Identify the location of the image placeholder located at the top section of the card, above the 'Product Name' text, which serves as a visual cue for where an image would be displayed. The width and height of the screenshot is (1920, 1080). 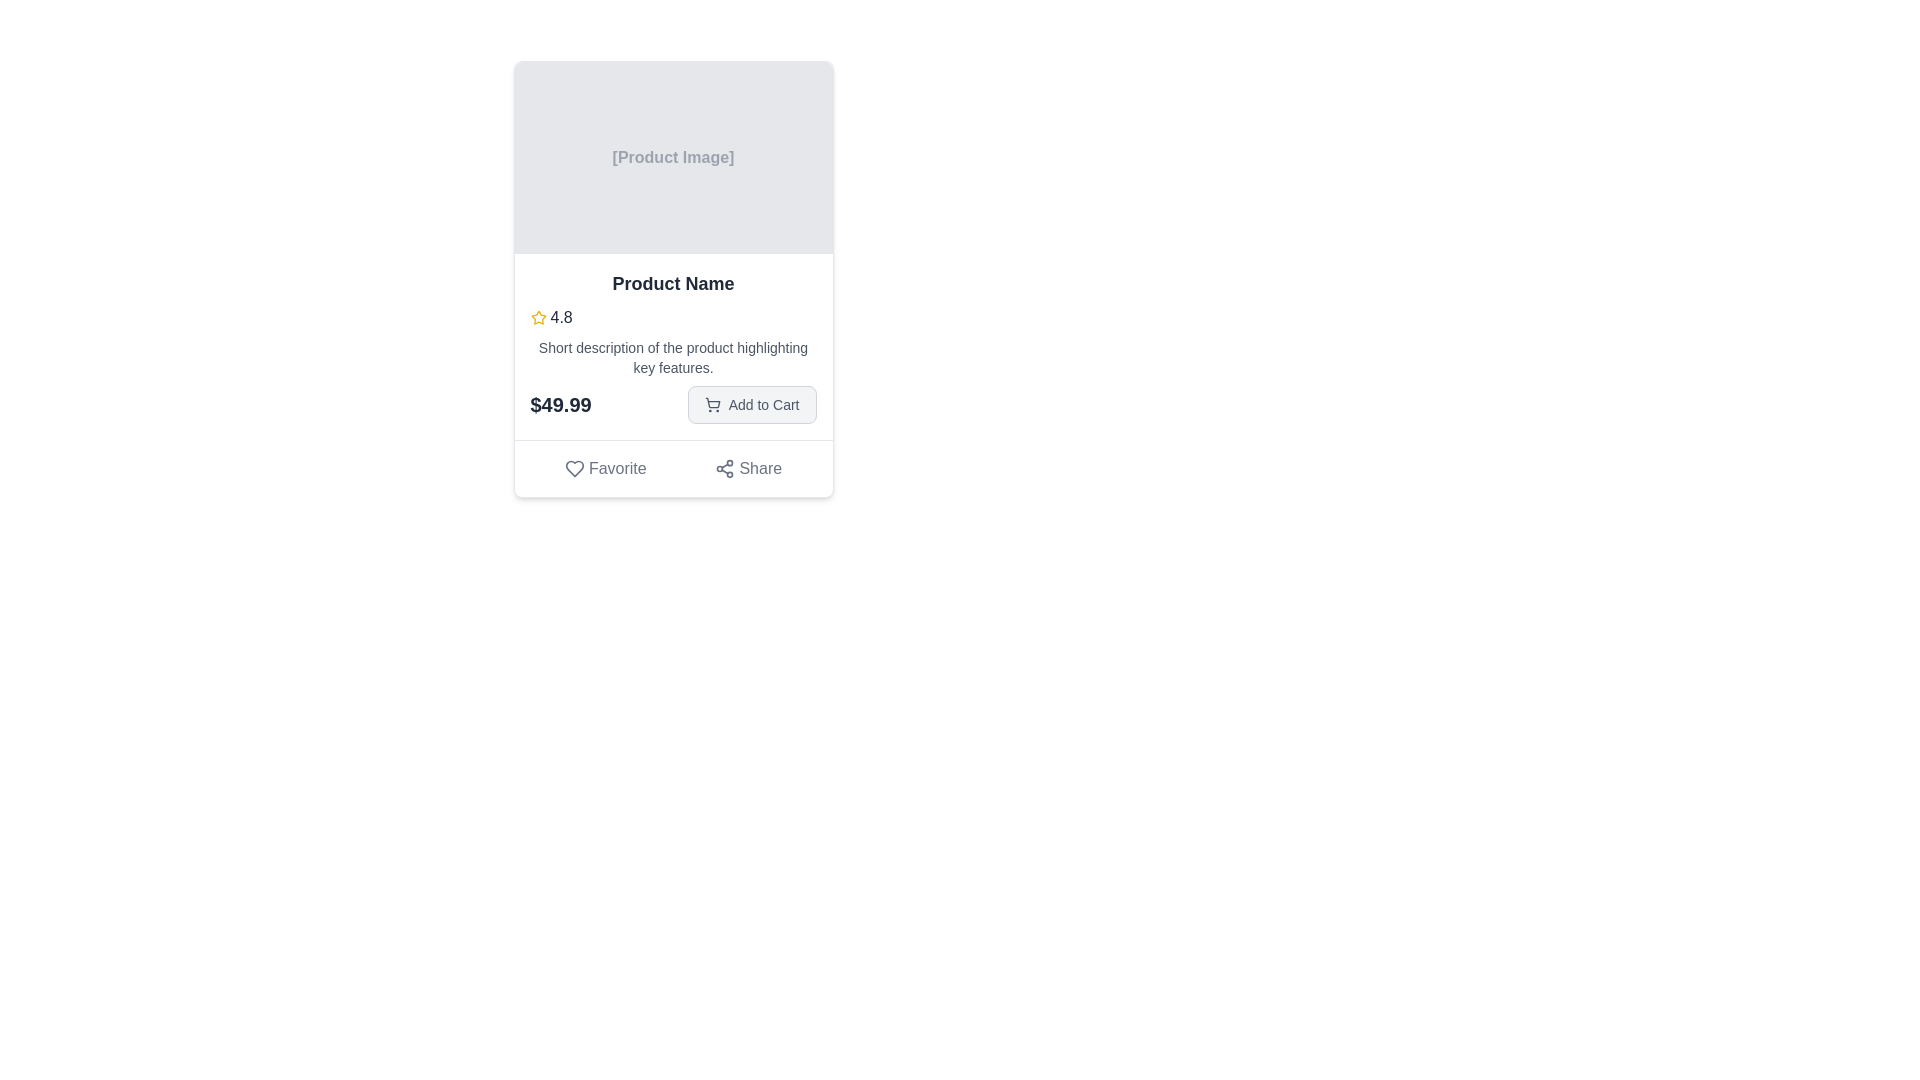
(673, 157).